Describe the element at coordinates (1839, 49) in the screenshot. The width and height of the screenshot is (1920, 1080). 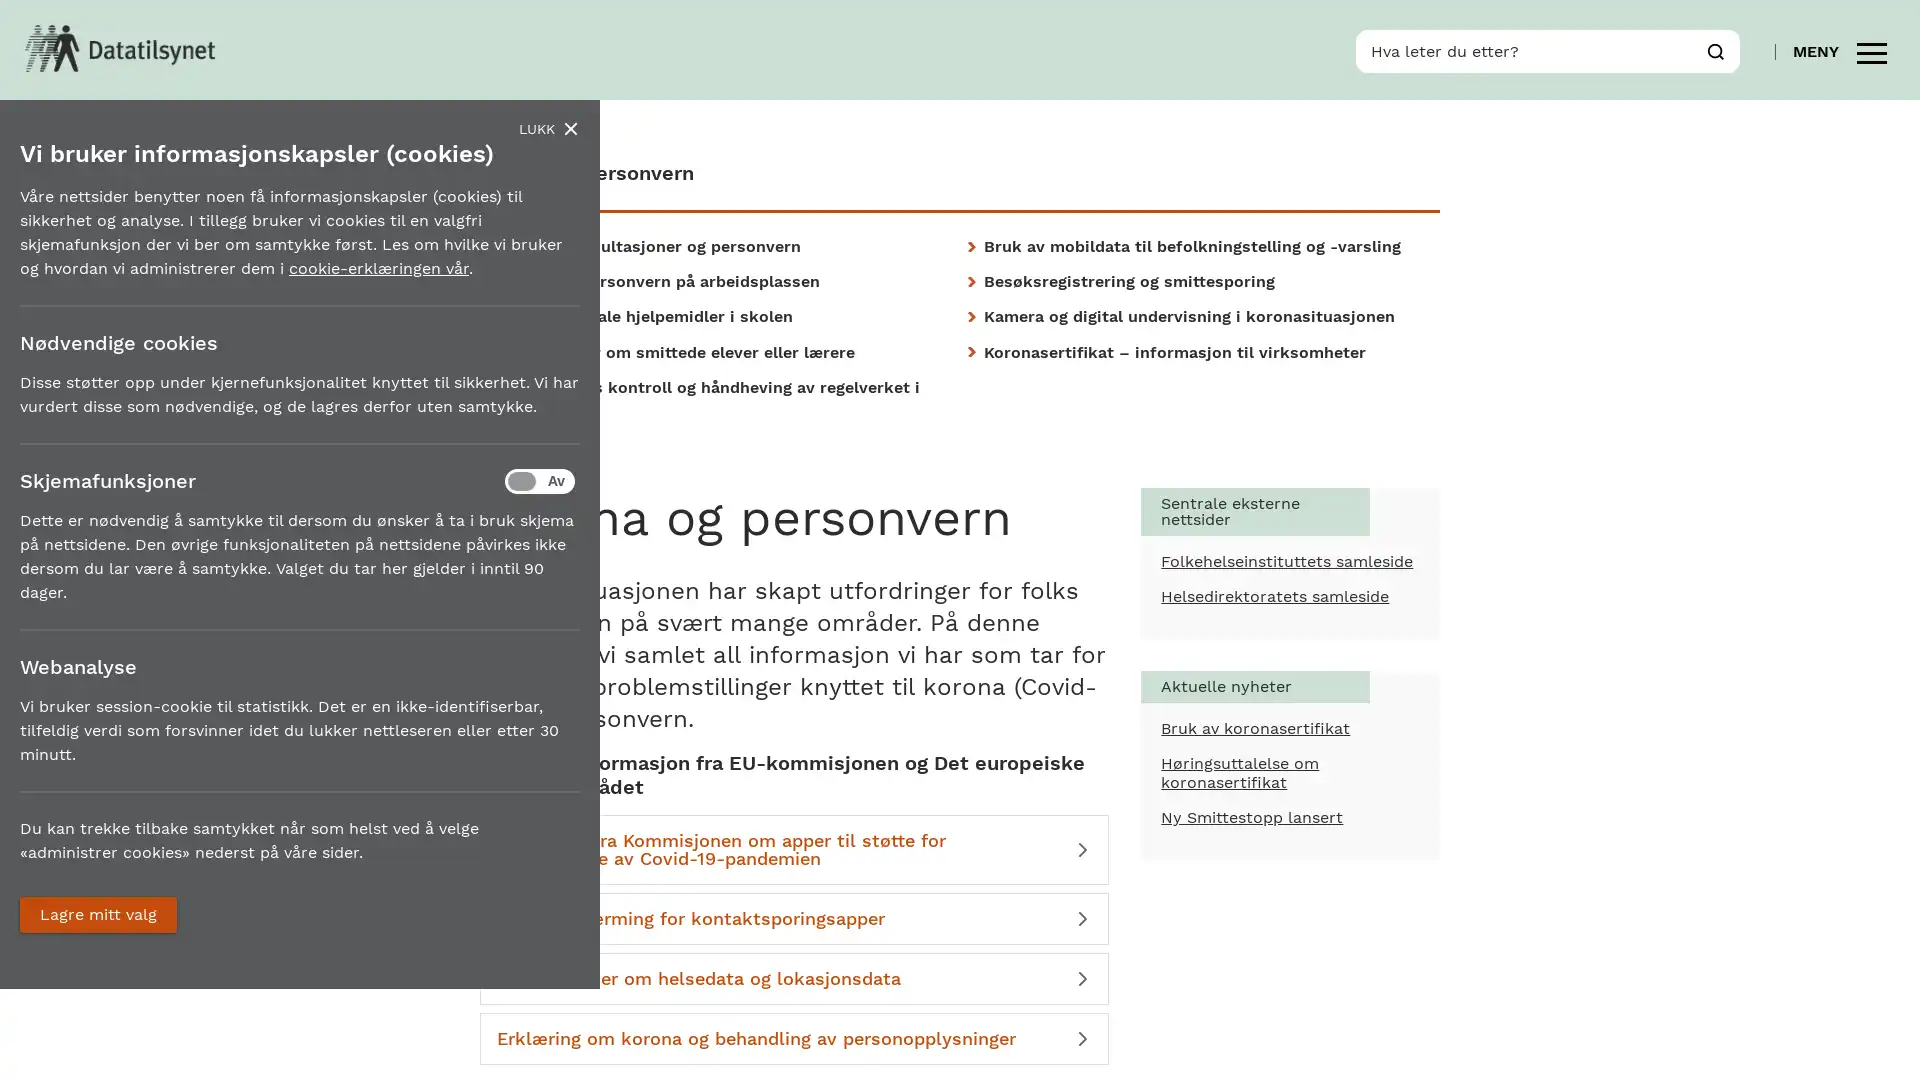
I see `MENY VIS/SKJUL MENY` at that location.